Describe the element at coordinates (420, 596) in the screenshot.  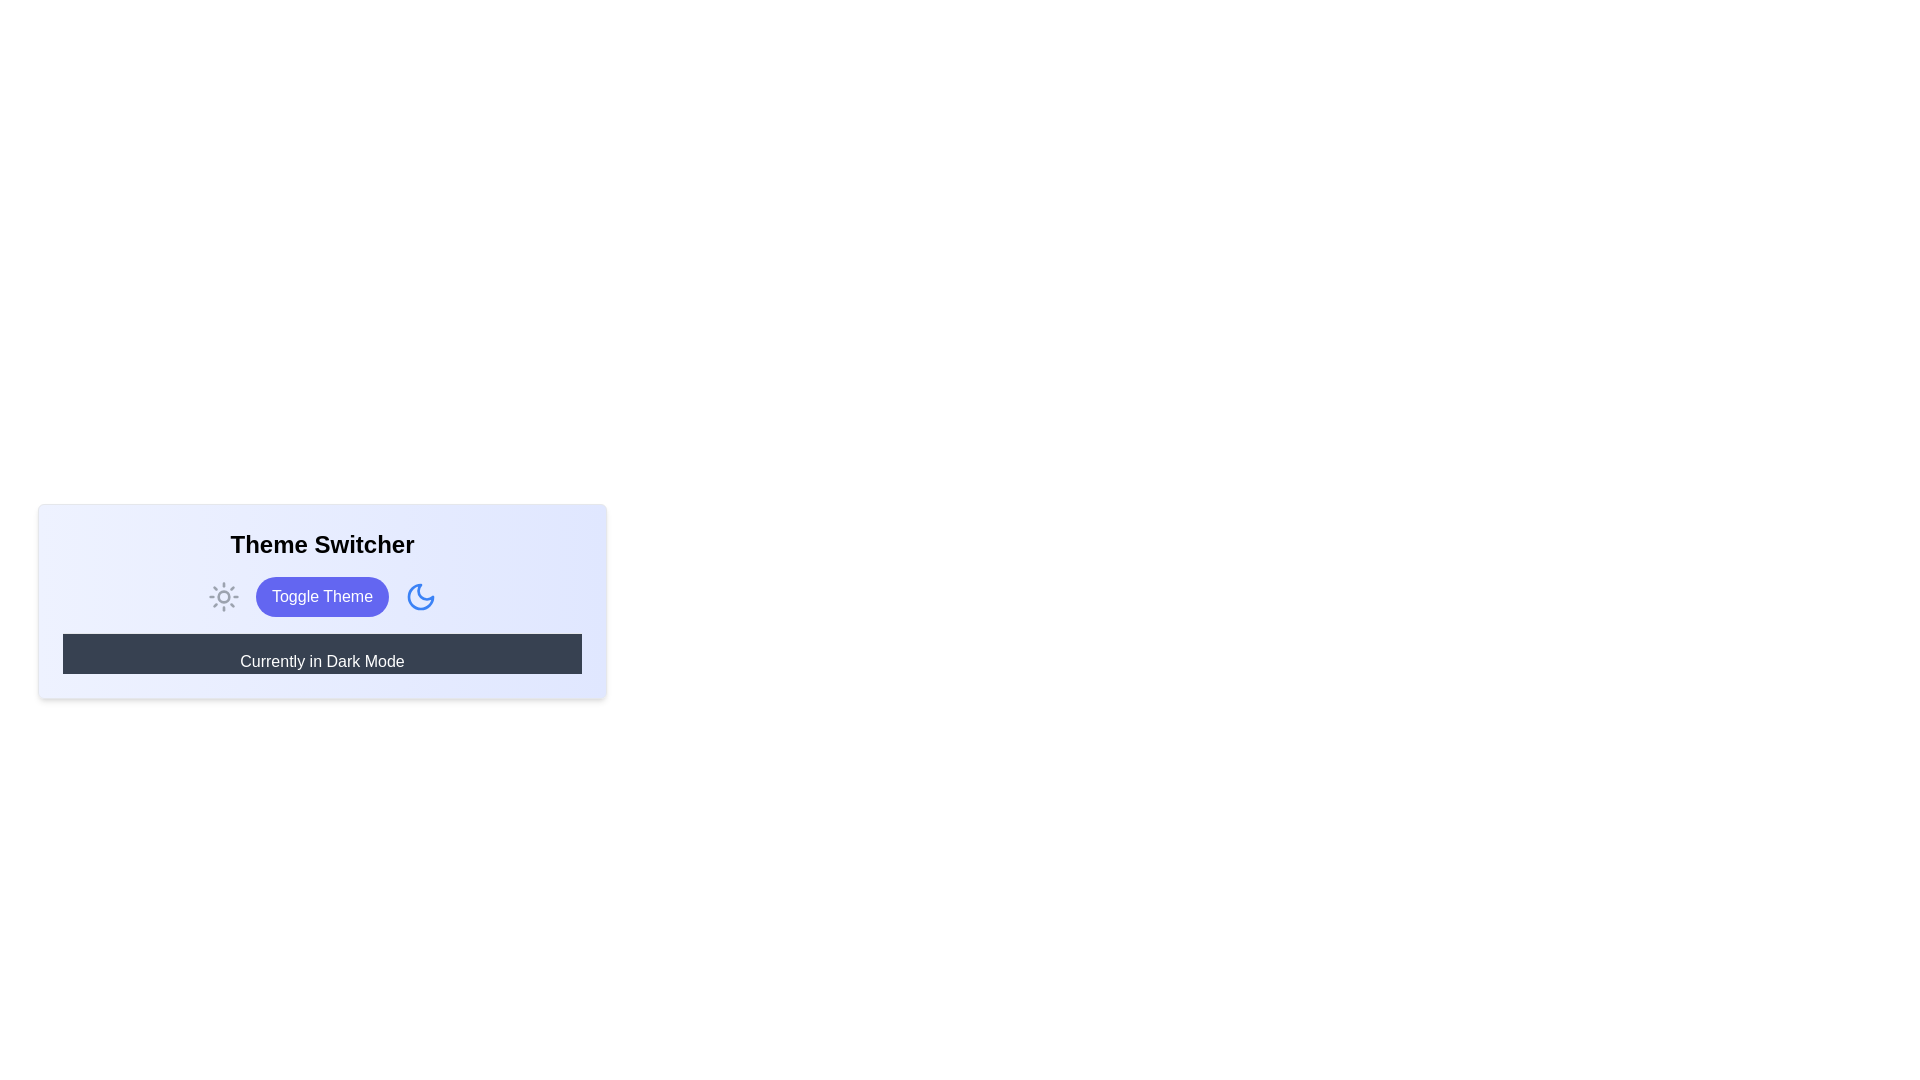
I see `the crescent moon icon in blue color located in the bottom section of the 'Theme Switcher' card` at that location.